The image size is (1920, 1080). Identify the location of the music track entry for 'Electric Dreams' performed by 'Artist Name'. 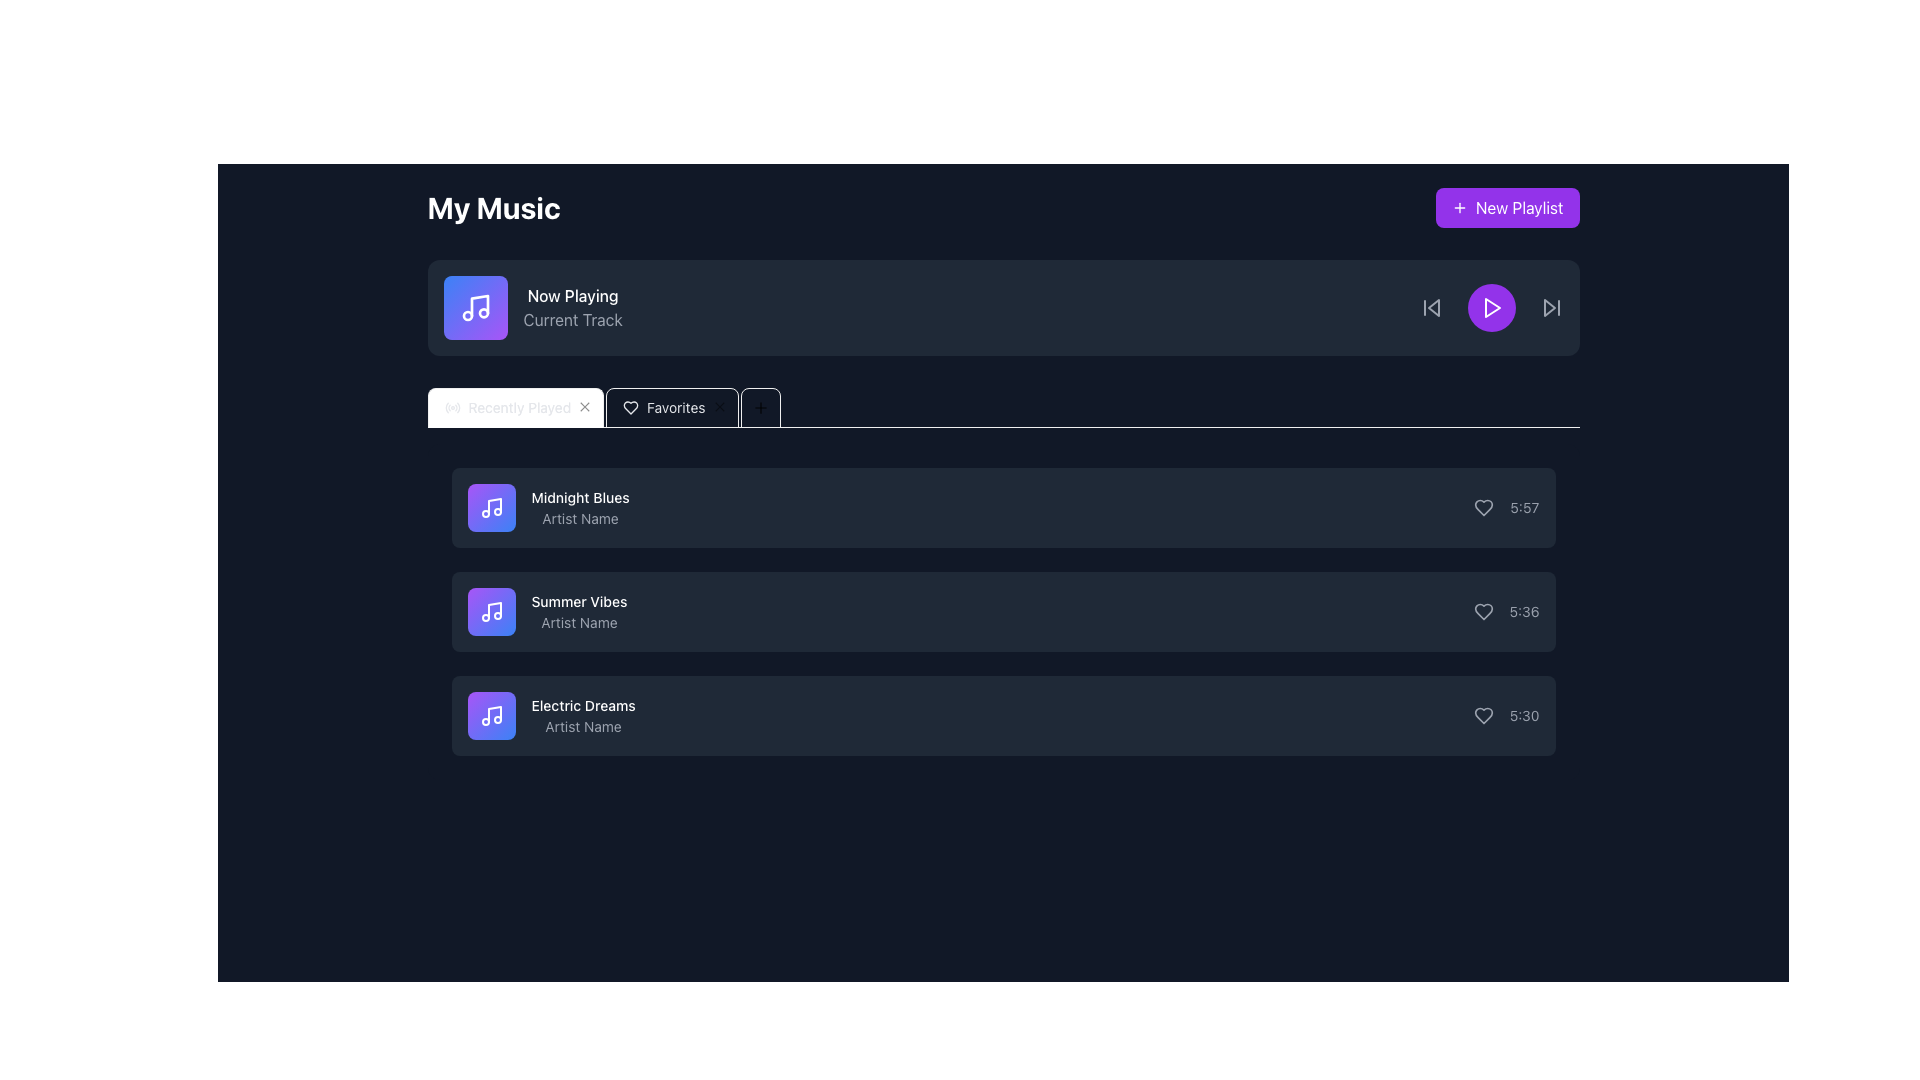
(1003, 715).